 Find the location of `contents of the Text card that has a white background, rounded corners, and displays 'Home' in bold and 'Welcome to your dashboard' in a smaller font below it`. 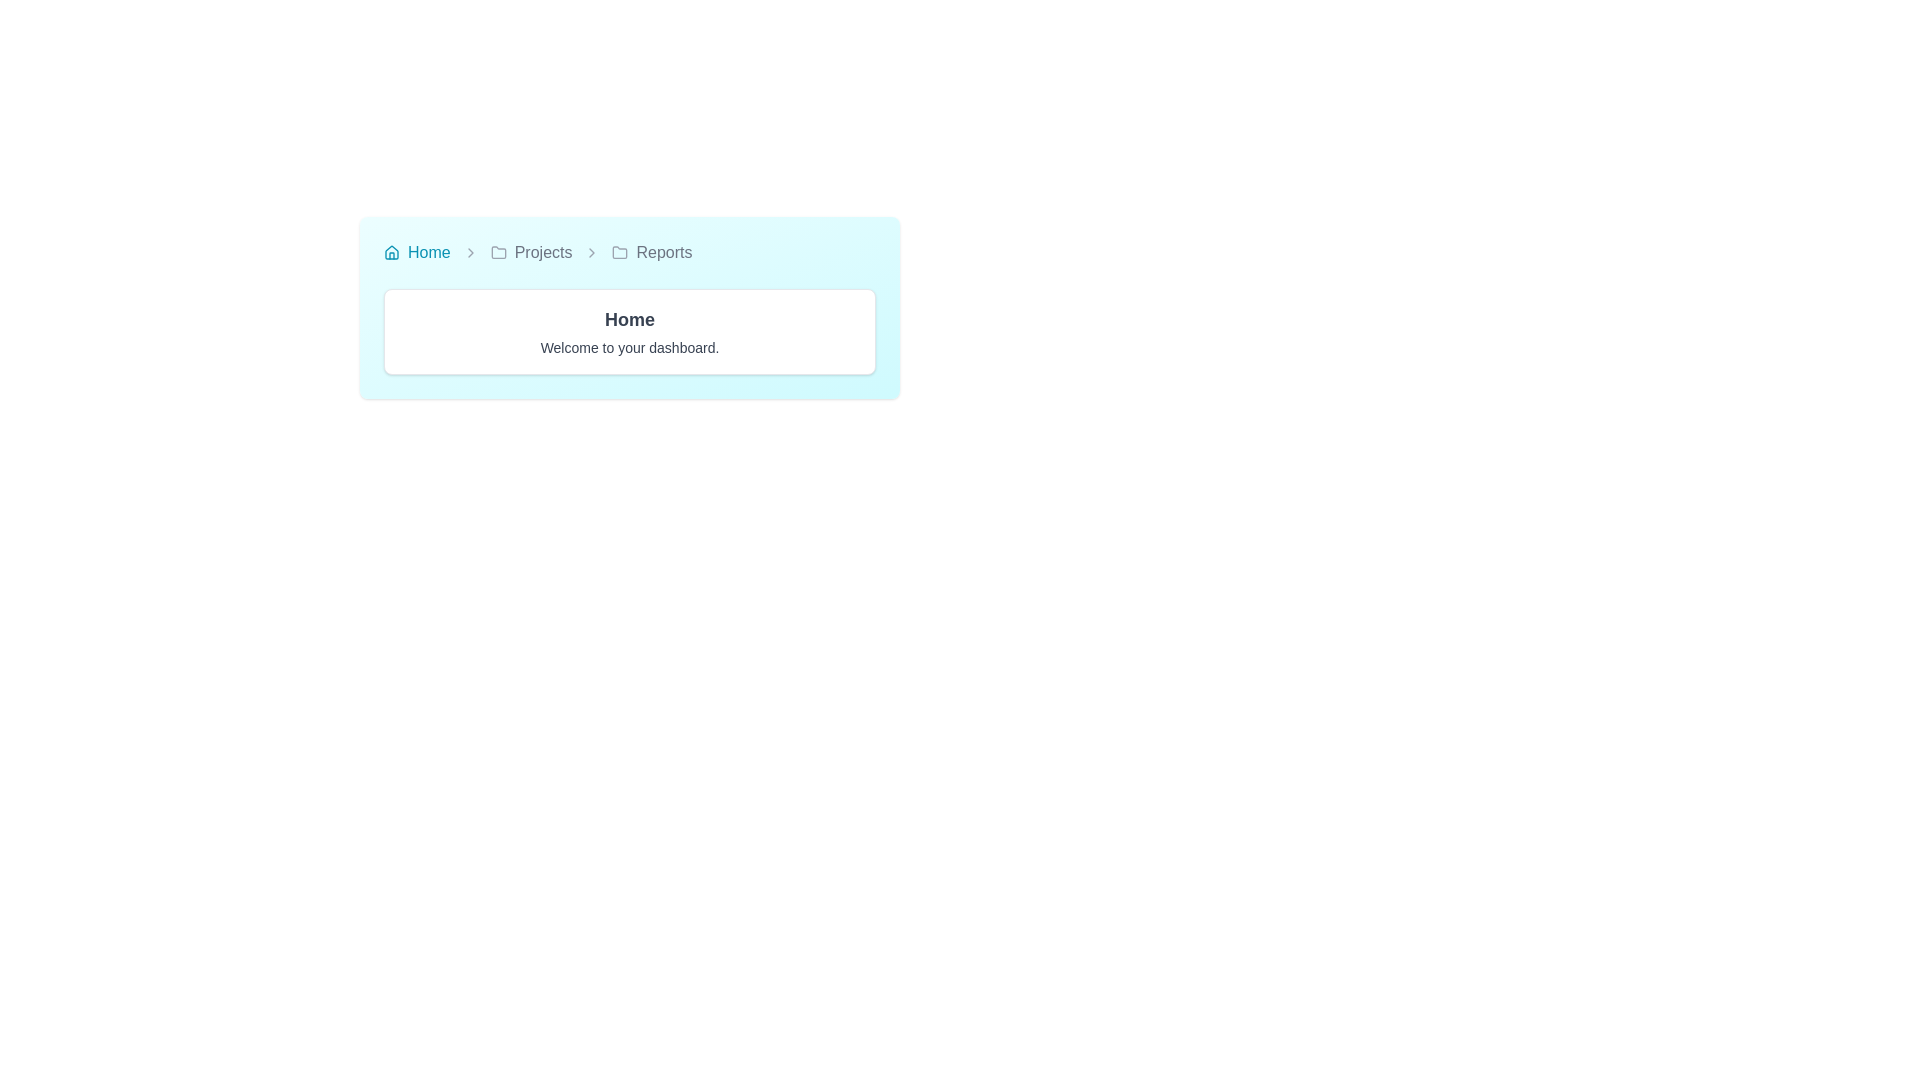

contents of the Text card that has a white background, rounded corners, and displays 'Home' in bold and 'Welcome to your dashboard' in a smaller font below it is located at coordinates (628, 330).